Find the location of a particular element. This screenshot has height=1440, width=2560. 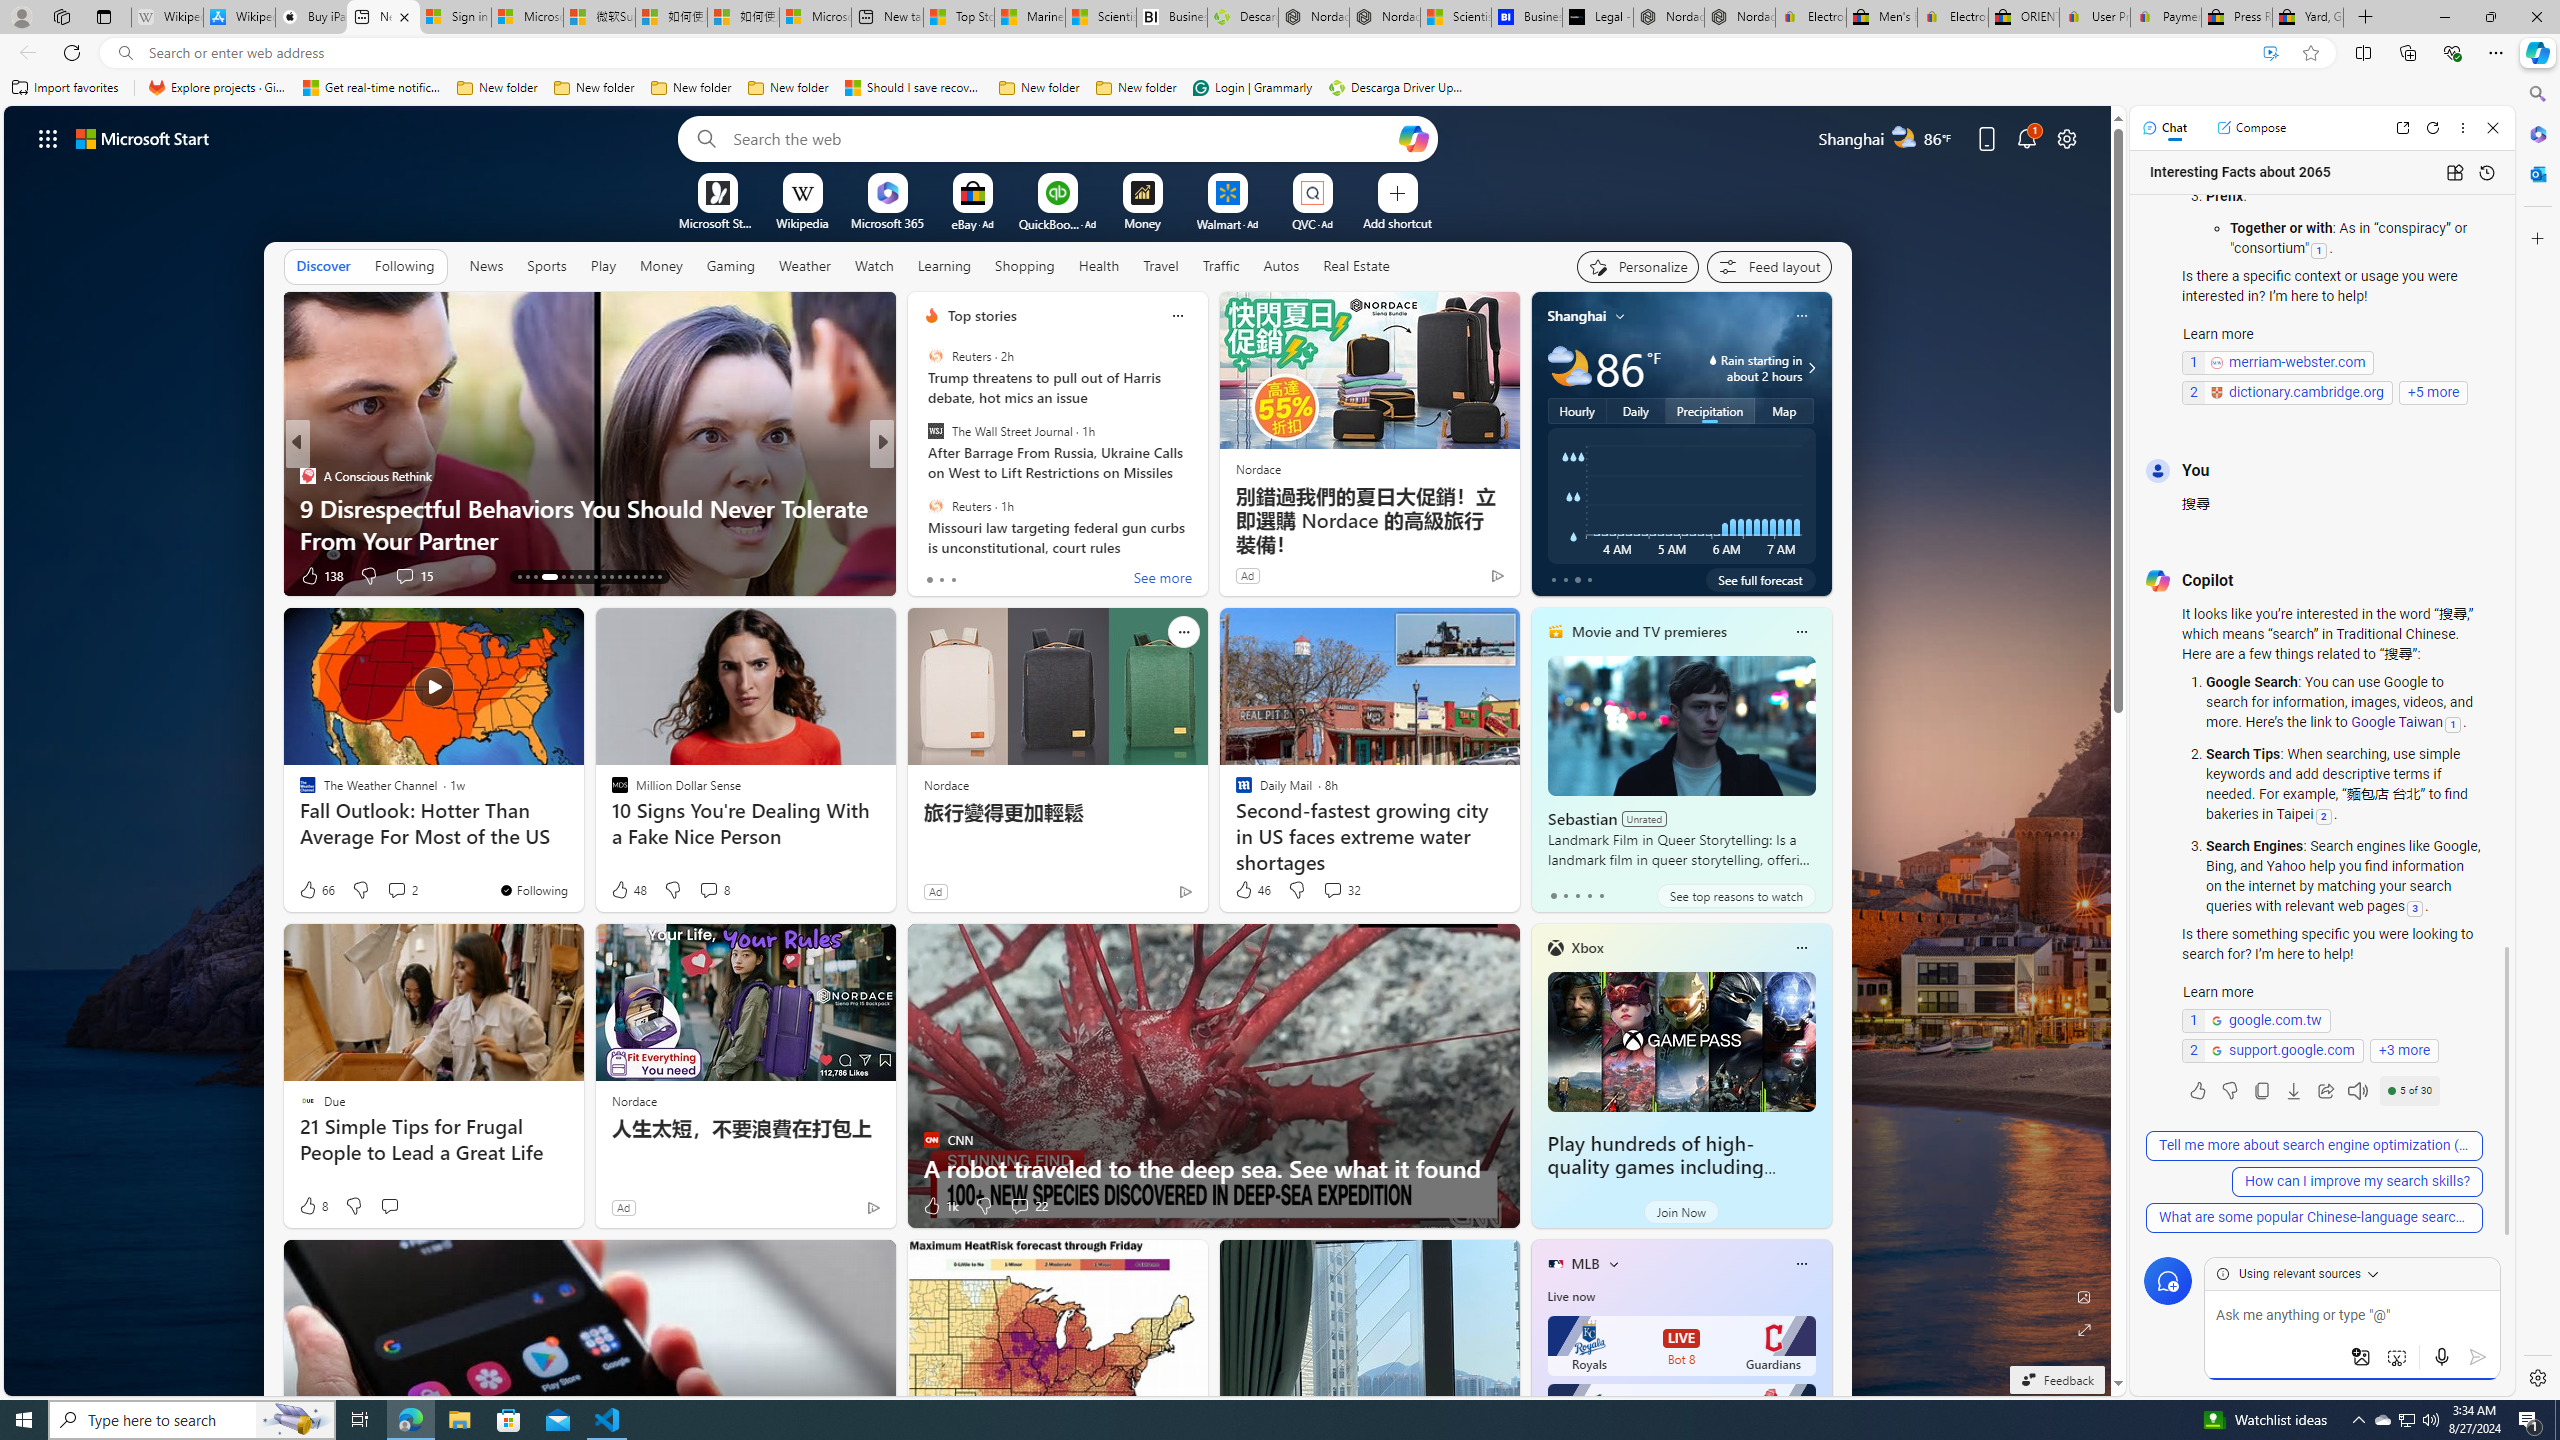

'49 Like' is located at coordinates (933, 575).